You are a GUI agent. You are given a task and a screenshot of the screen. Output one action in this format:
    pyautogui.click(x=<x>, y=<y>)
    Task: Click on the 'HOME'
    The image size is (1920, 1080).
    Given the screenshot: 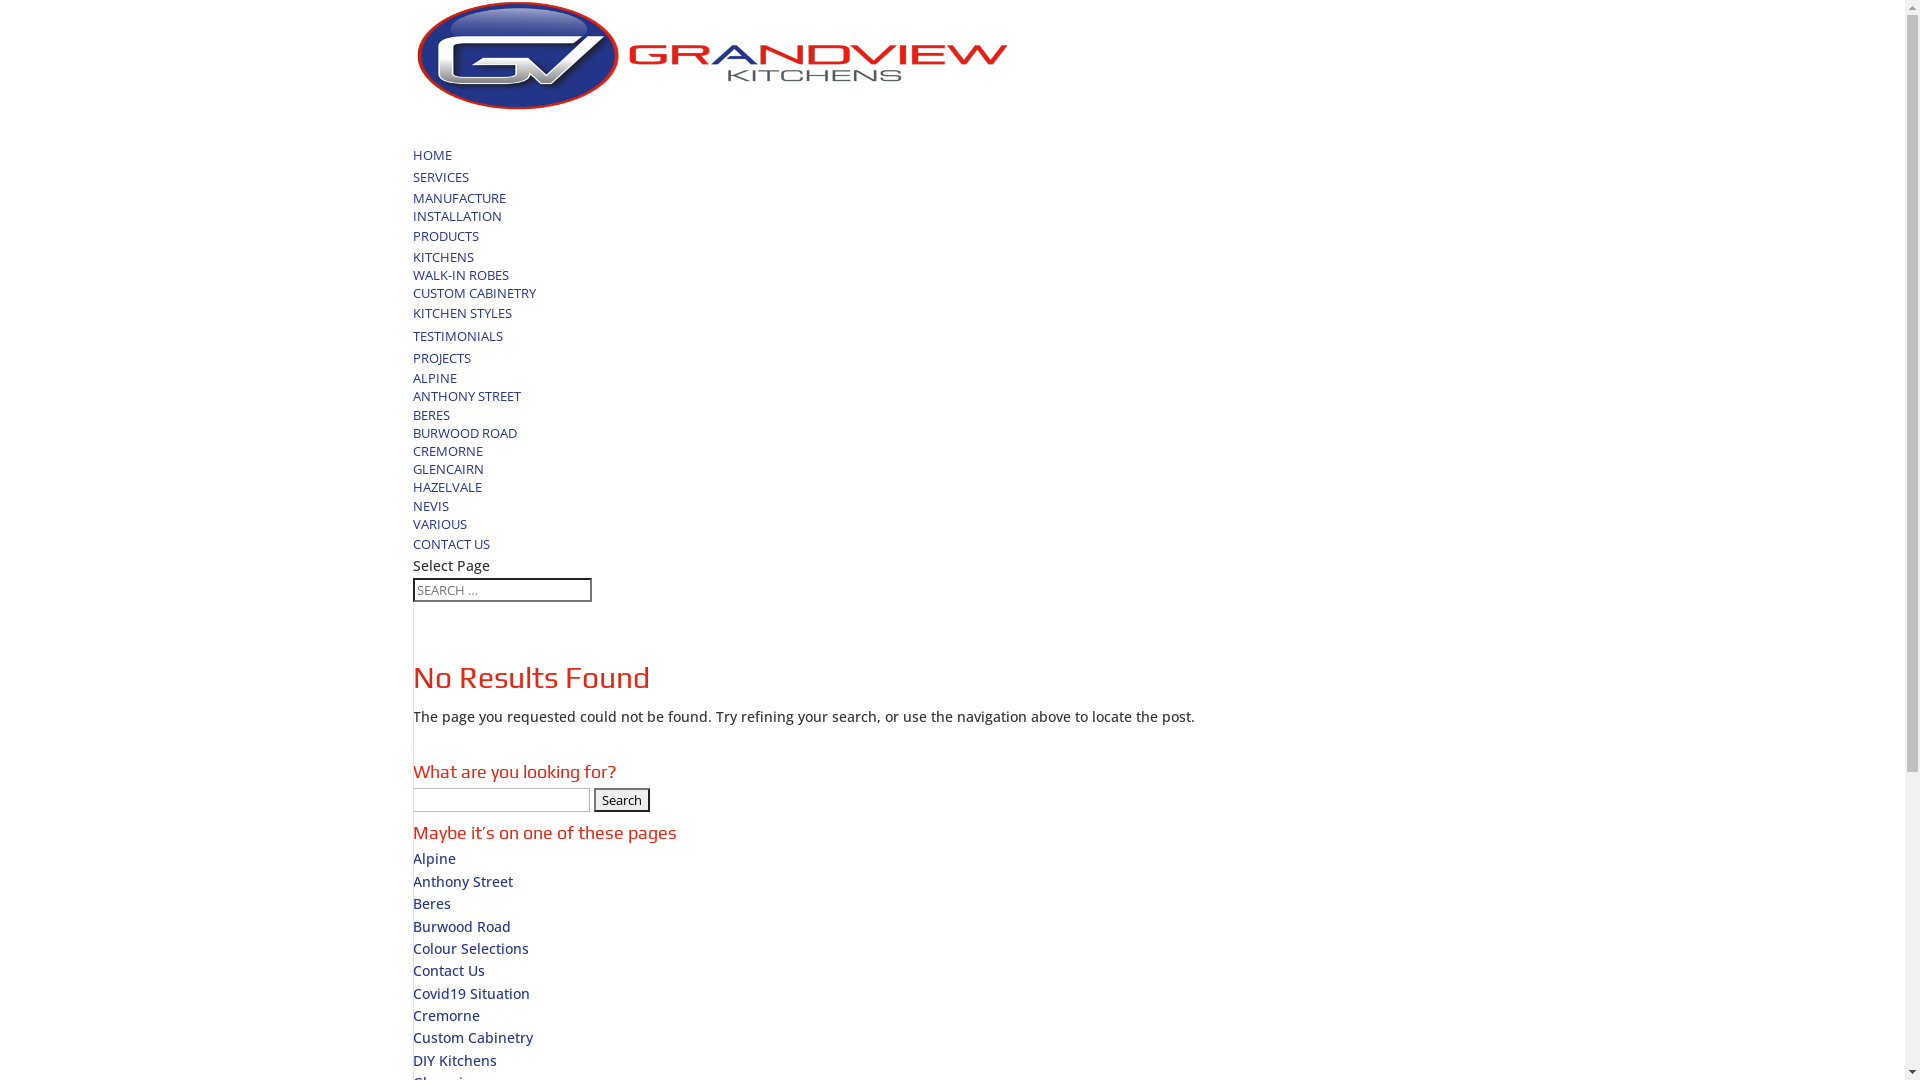 What is the action you would take?
    pyautogui.click(x=430, y=167)
    